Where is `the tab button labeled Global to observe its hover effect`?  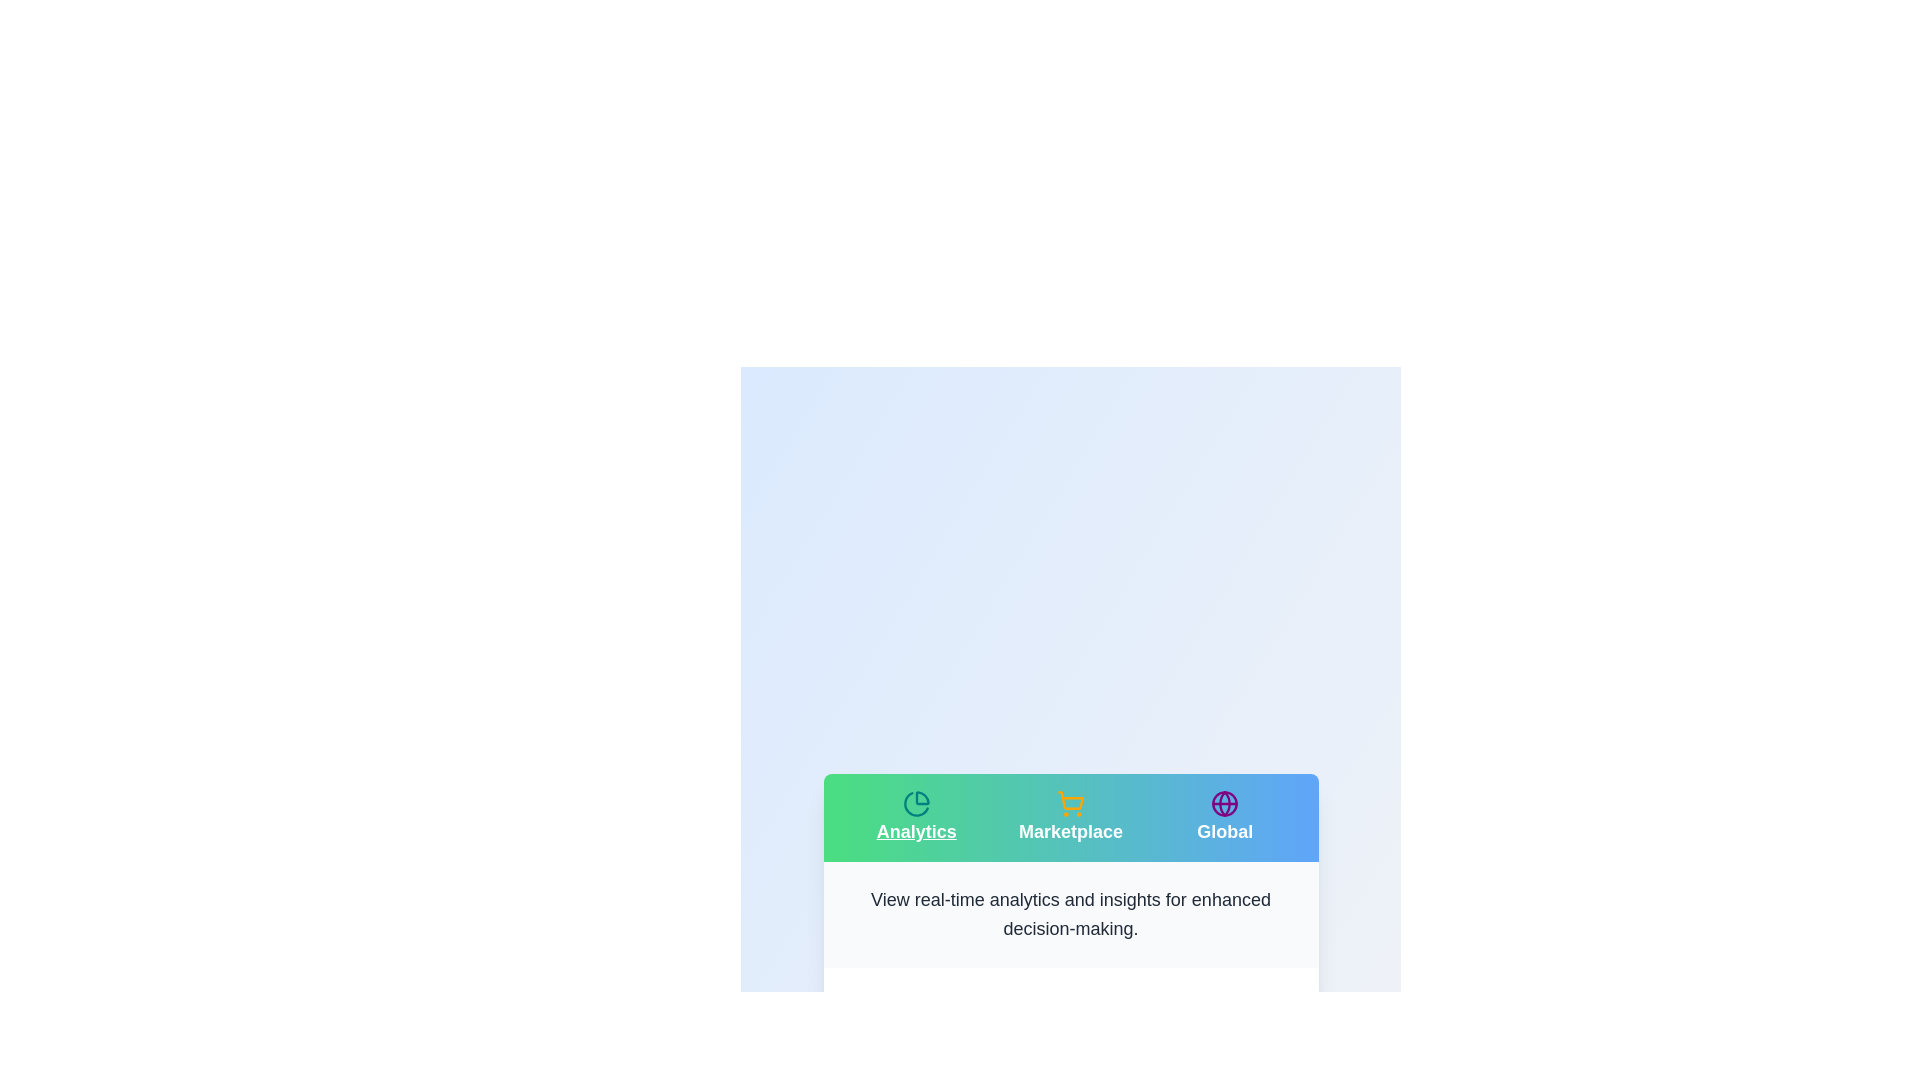
the tab button labeled Global to observe its hover effect is located at coordinates (1224, 817).